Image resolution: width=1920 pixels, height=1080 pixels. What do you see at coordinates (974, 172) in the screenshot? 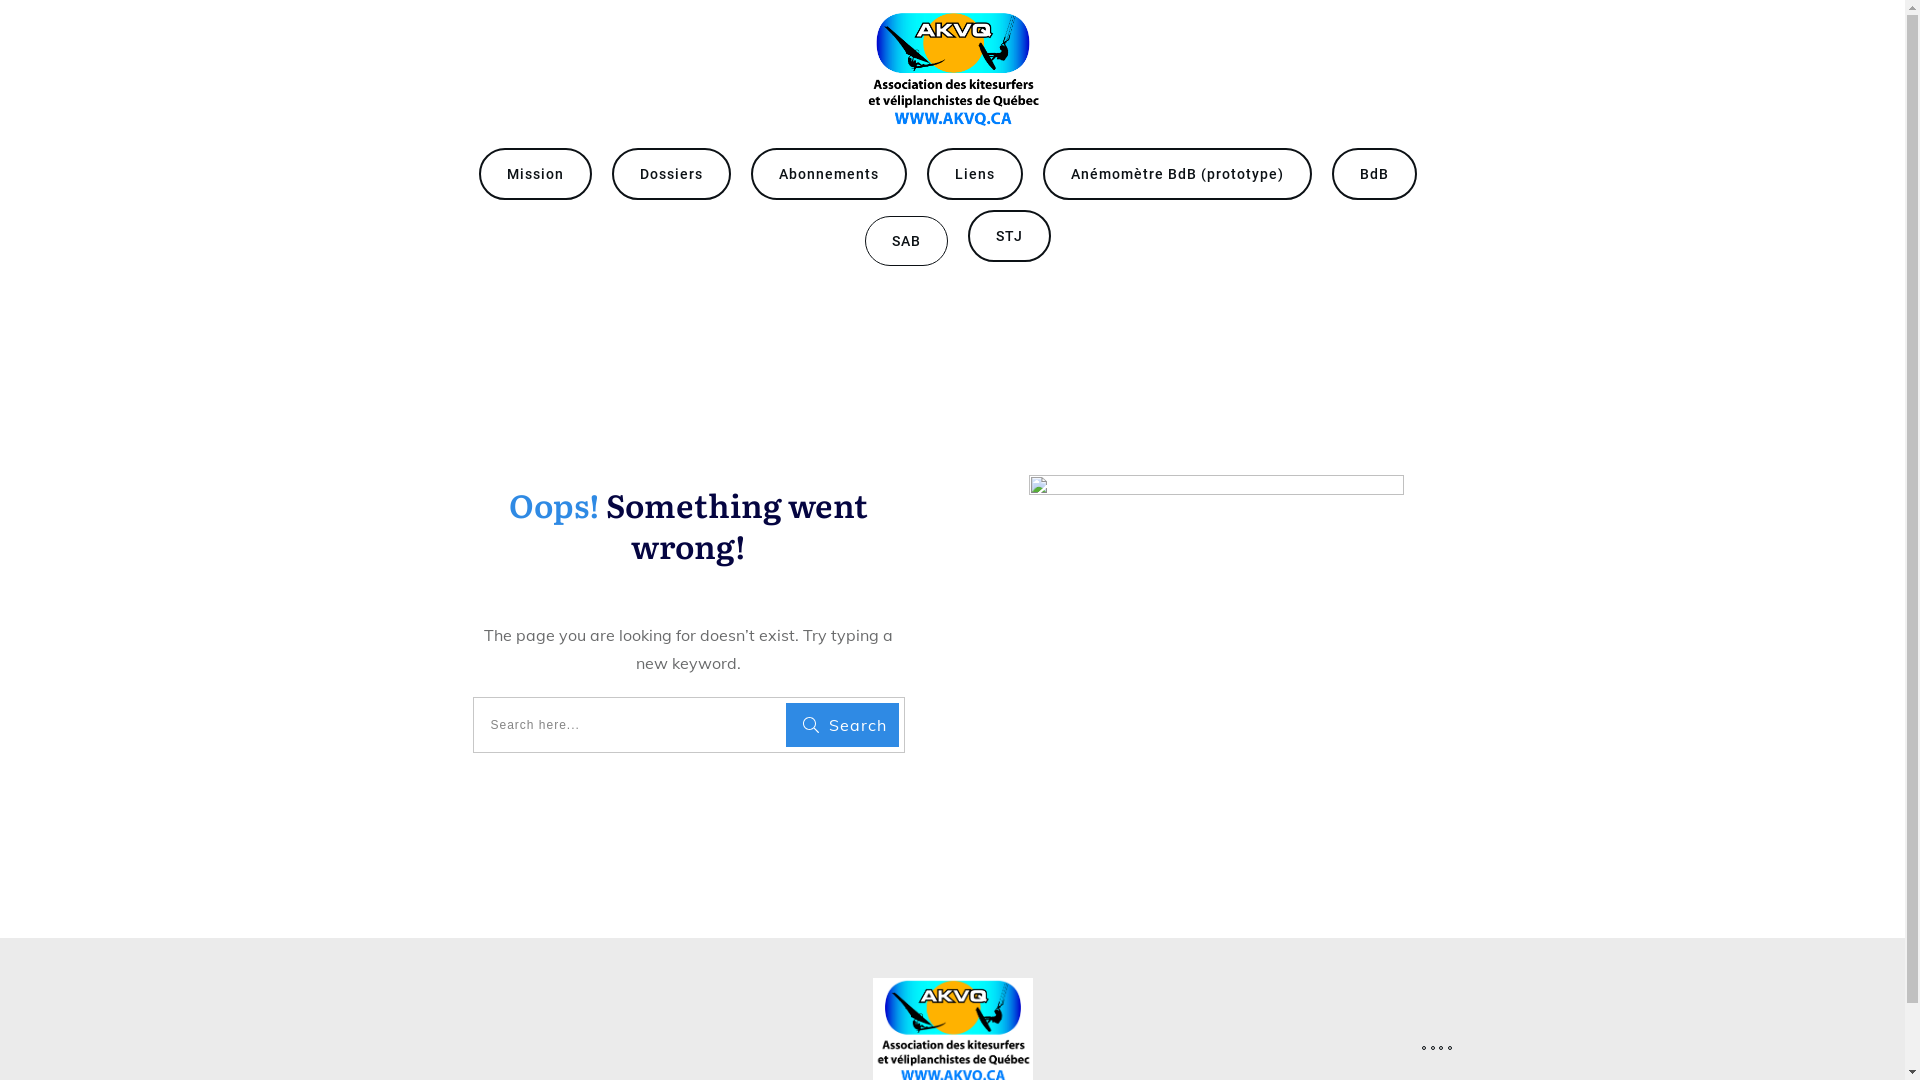
I see `'Liens'` at bounding box center [974, 172].